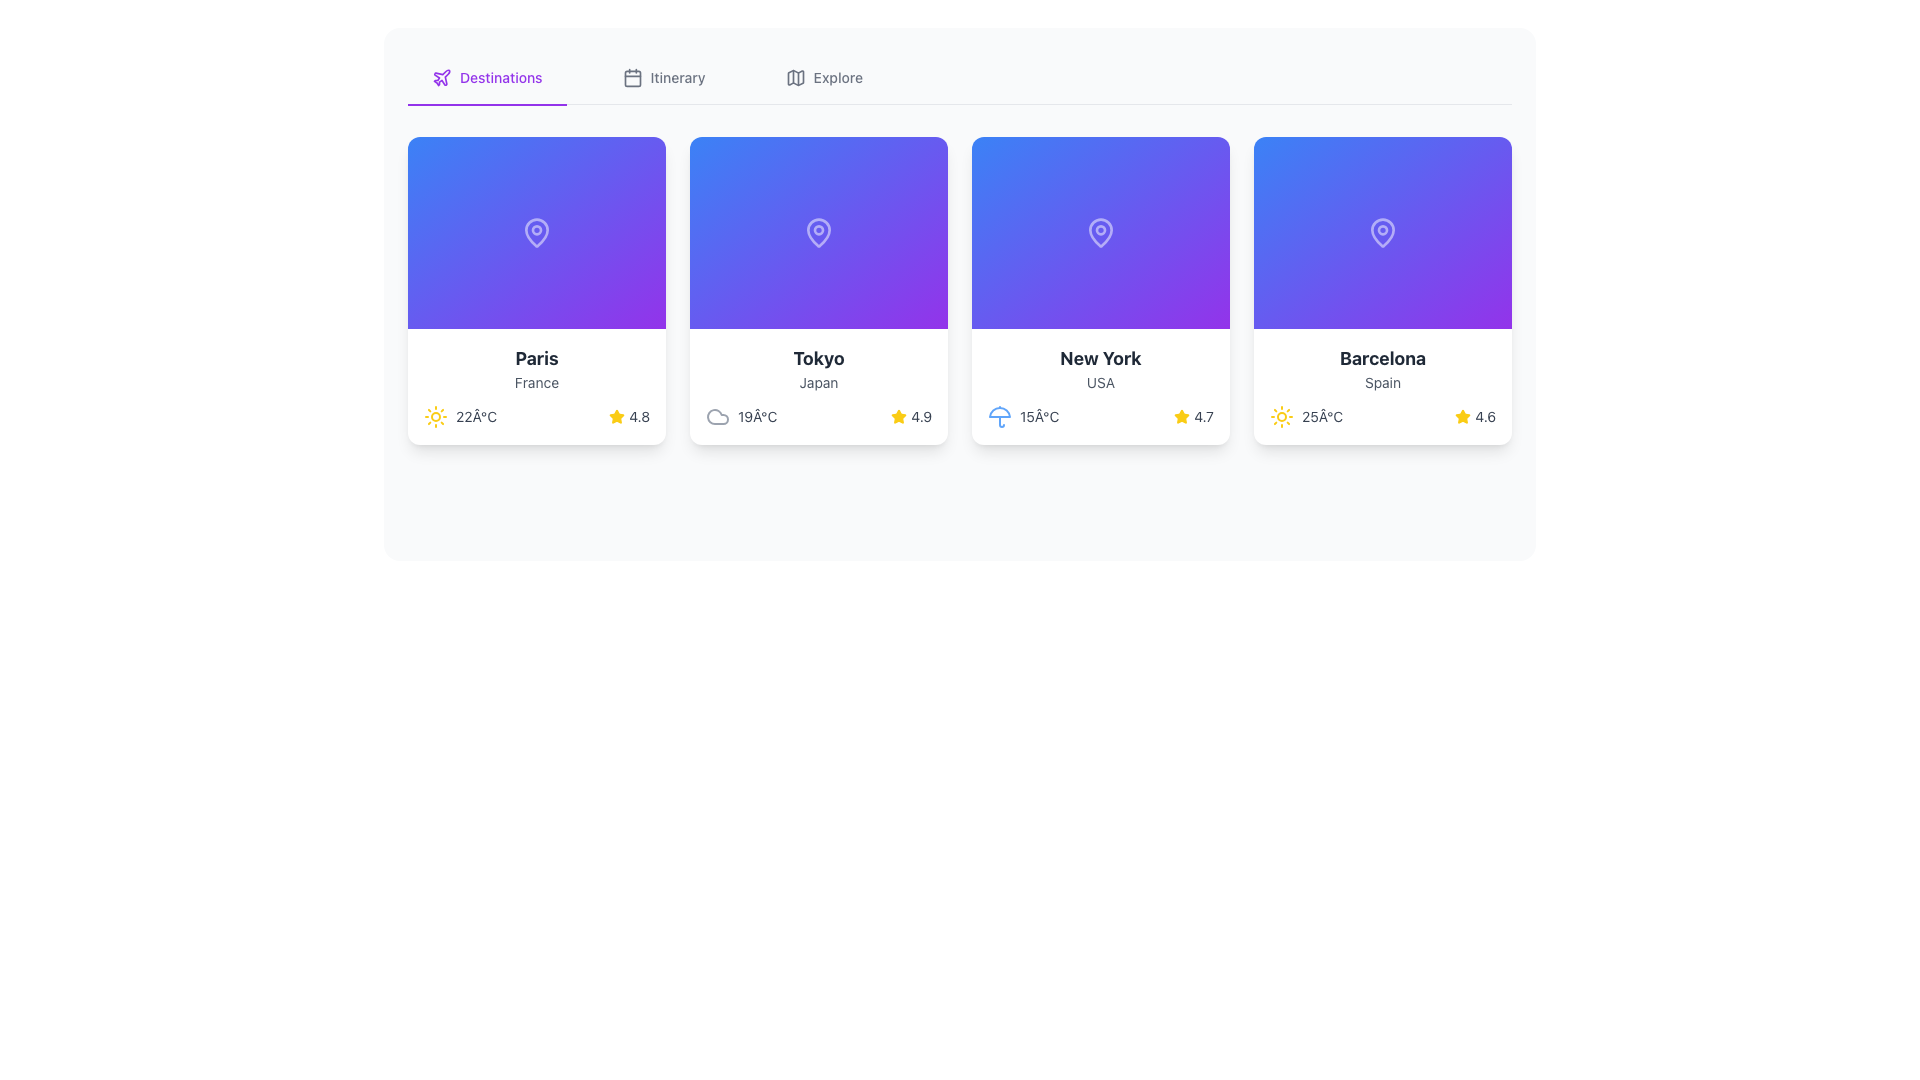 The height and width of the screenshot is (1080, 1920). What do you see at coordinates (440, 76) in the screenshot?
I see `the icon representing 'Destinations' located in the top-left region of the interface` at bounding box center [440, 76].